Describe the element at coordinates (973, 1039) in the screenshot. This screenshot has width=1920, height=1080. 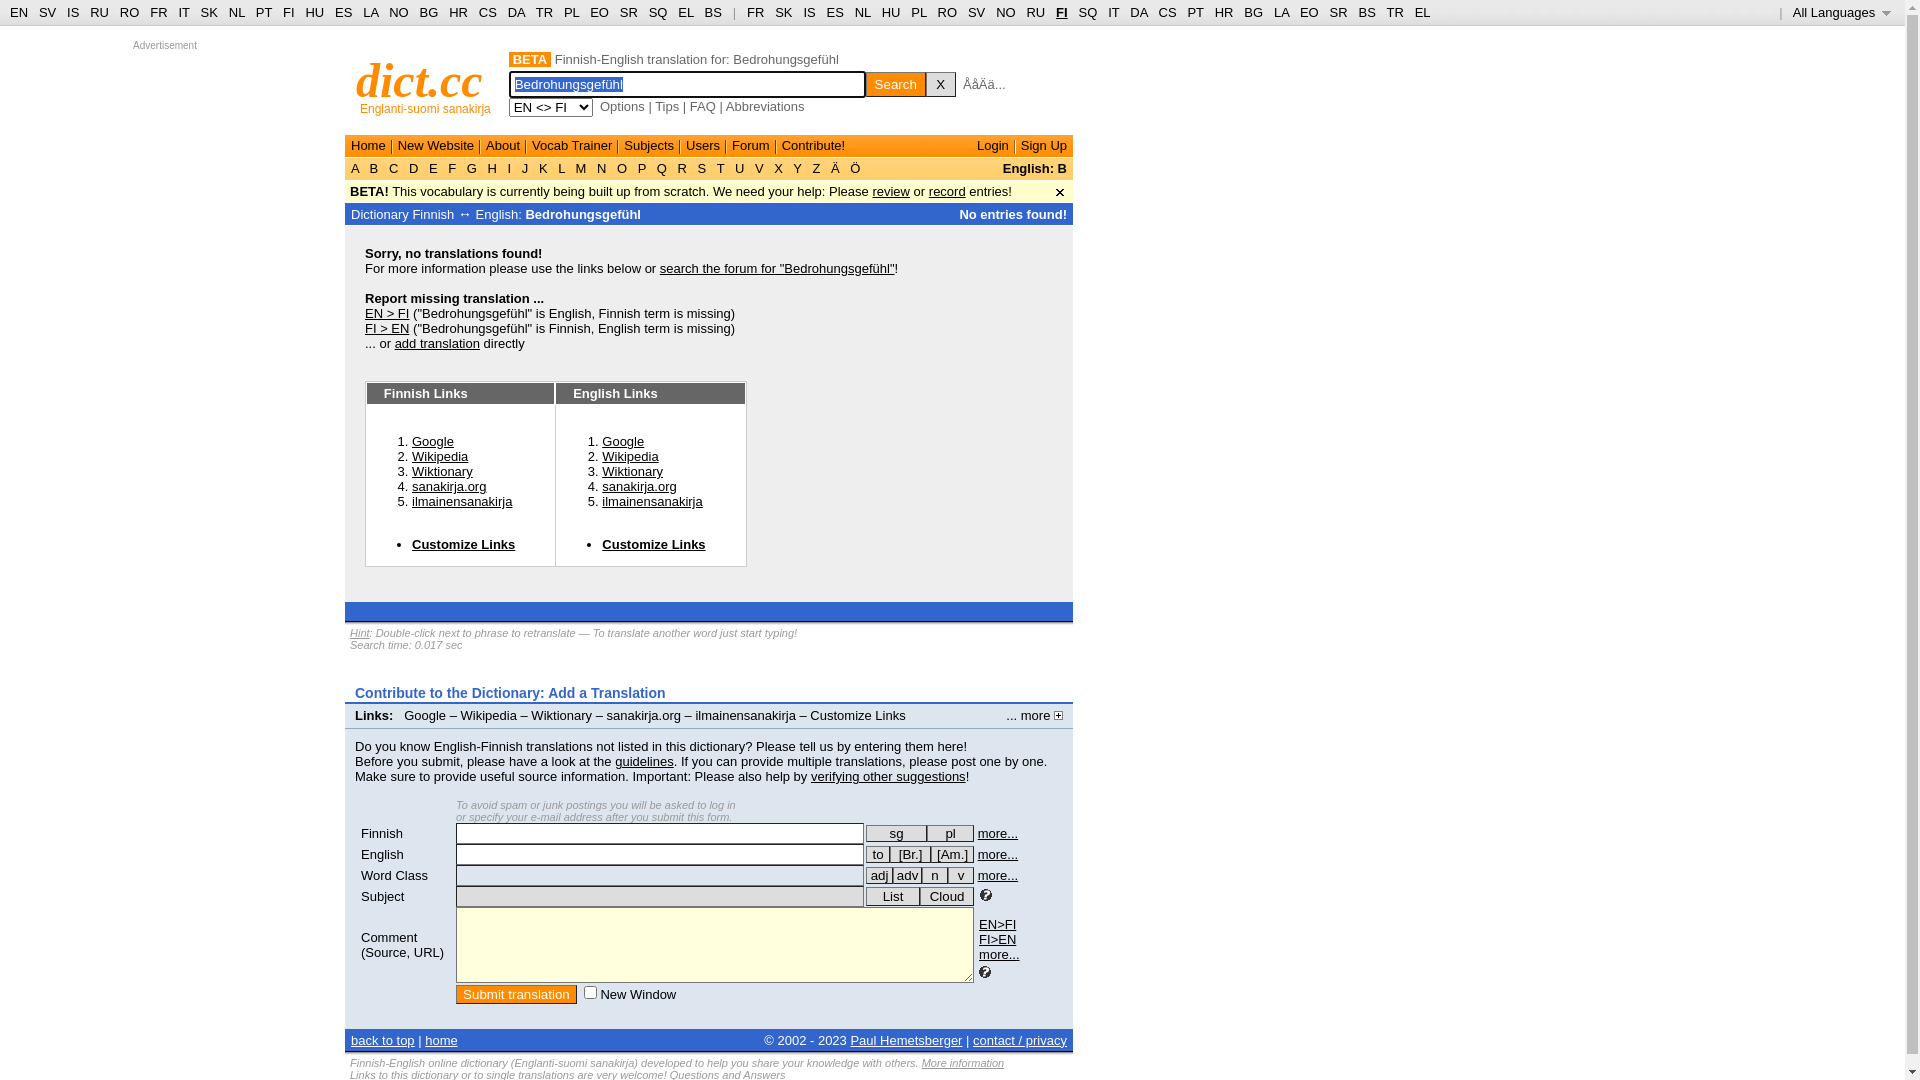
I see `'contact / privacy'` at that location.